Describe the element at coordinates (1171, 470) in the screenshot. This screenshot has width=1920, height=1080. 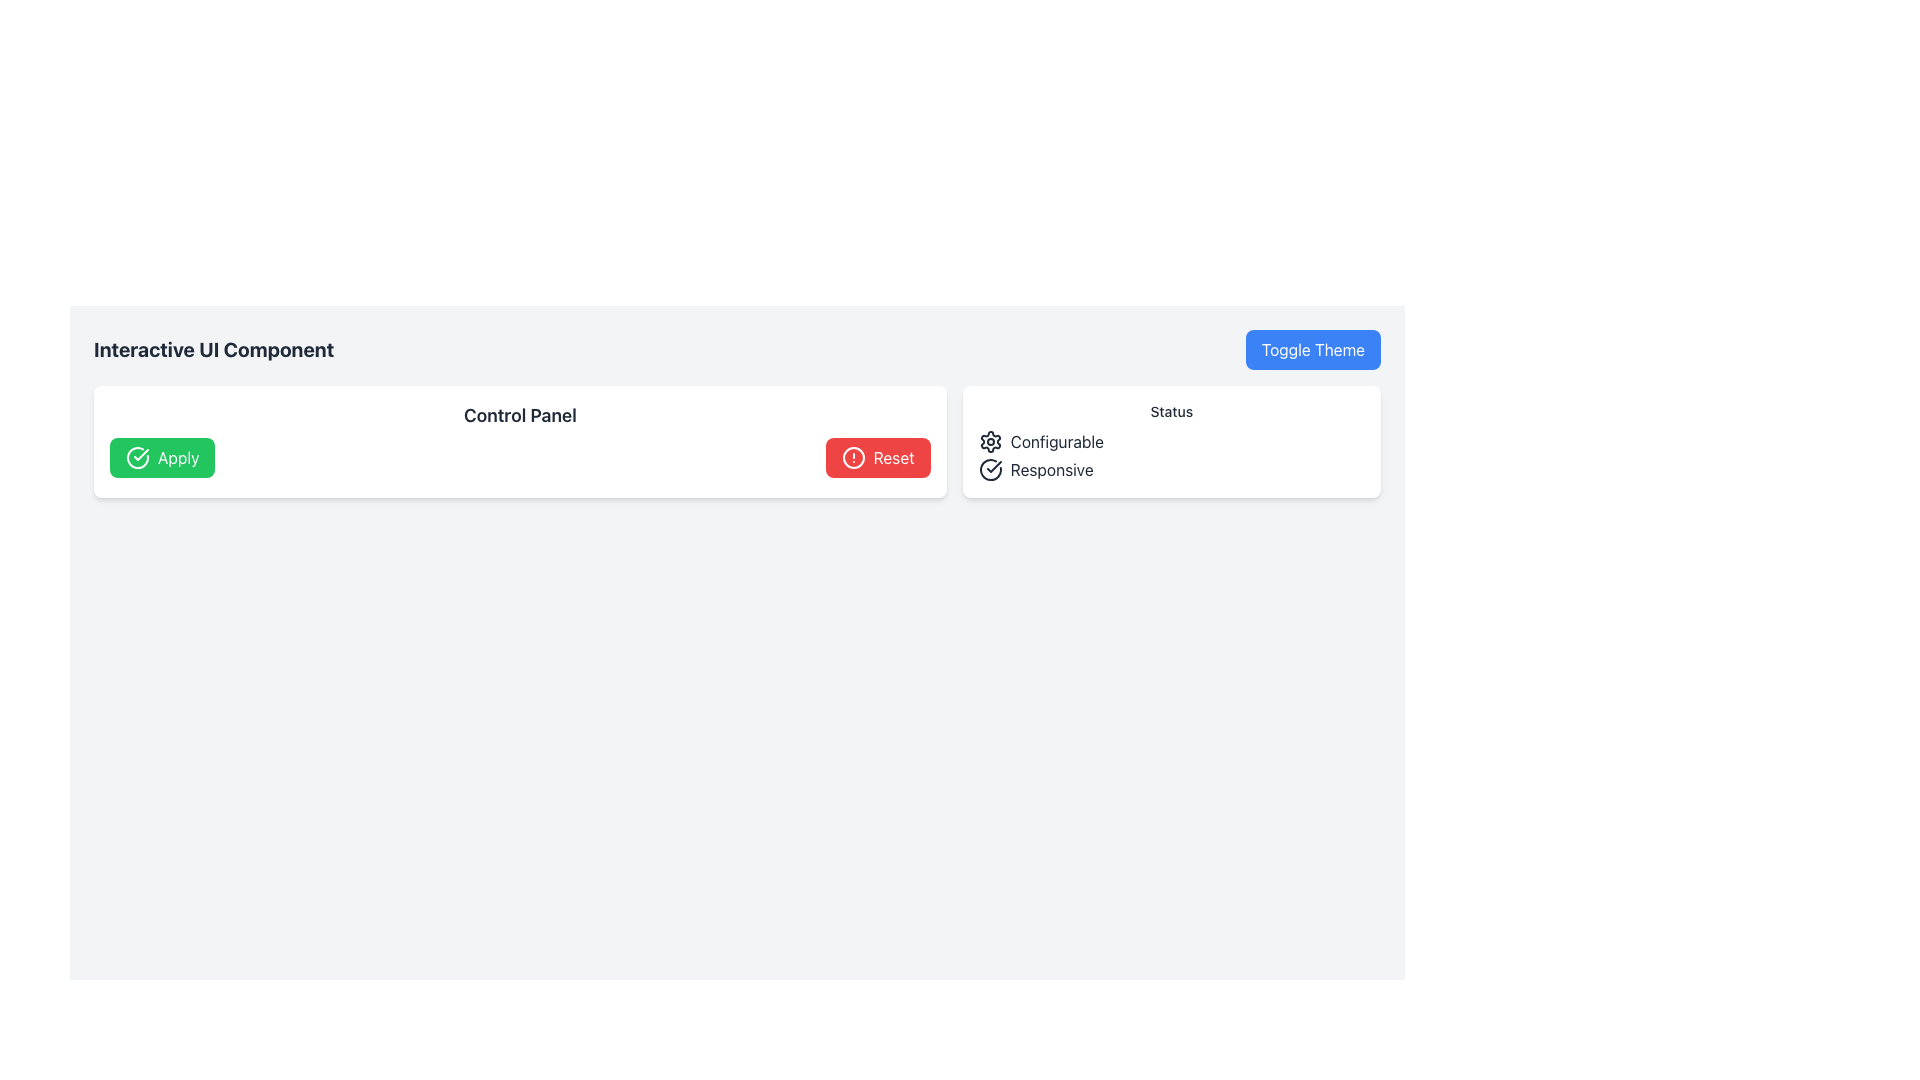
I see `checkmark icon in the 'Responsive' label, which is a rectangular UI component located in the 'Status' section of the interface` at that location.